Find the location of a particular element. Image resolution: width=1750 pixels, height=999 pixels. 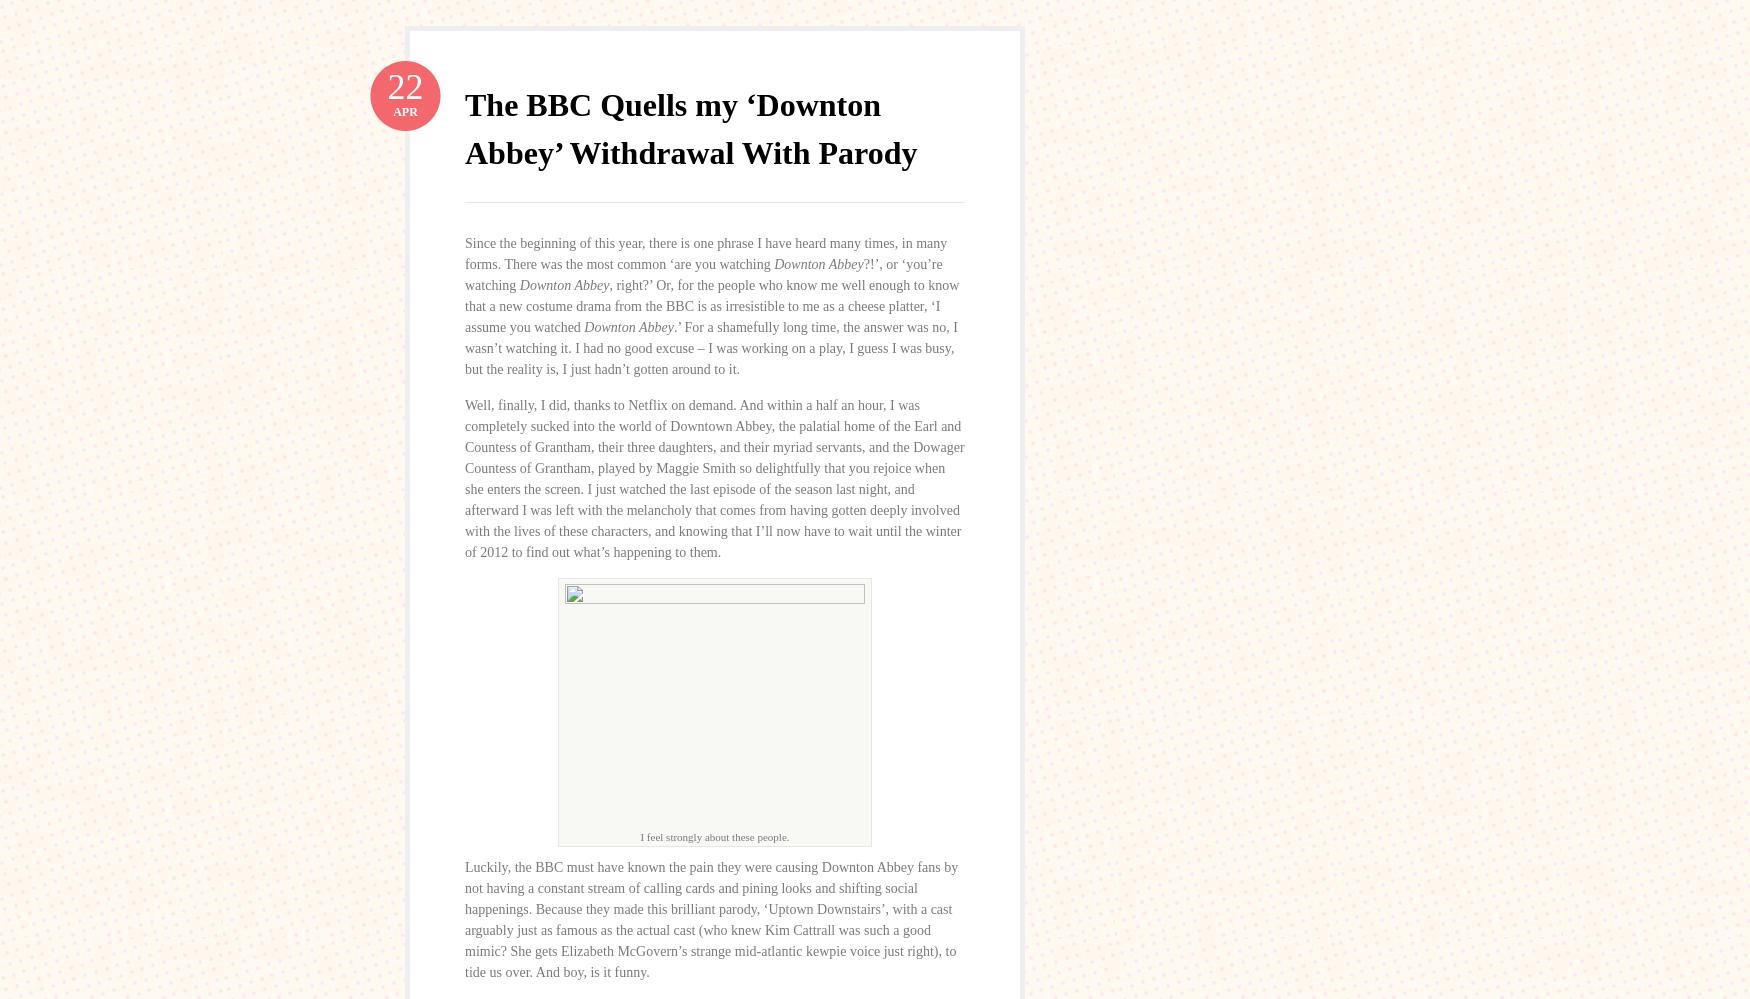

'I feel strongly about these people.' is located at coordinates (714, 834).